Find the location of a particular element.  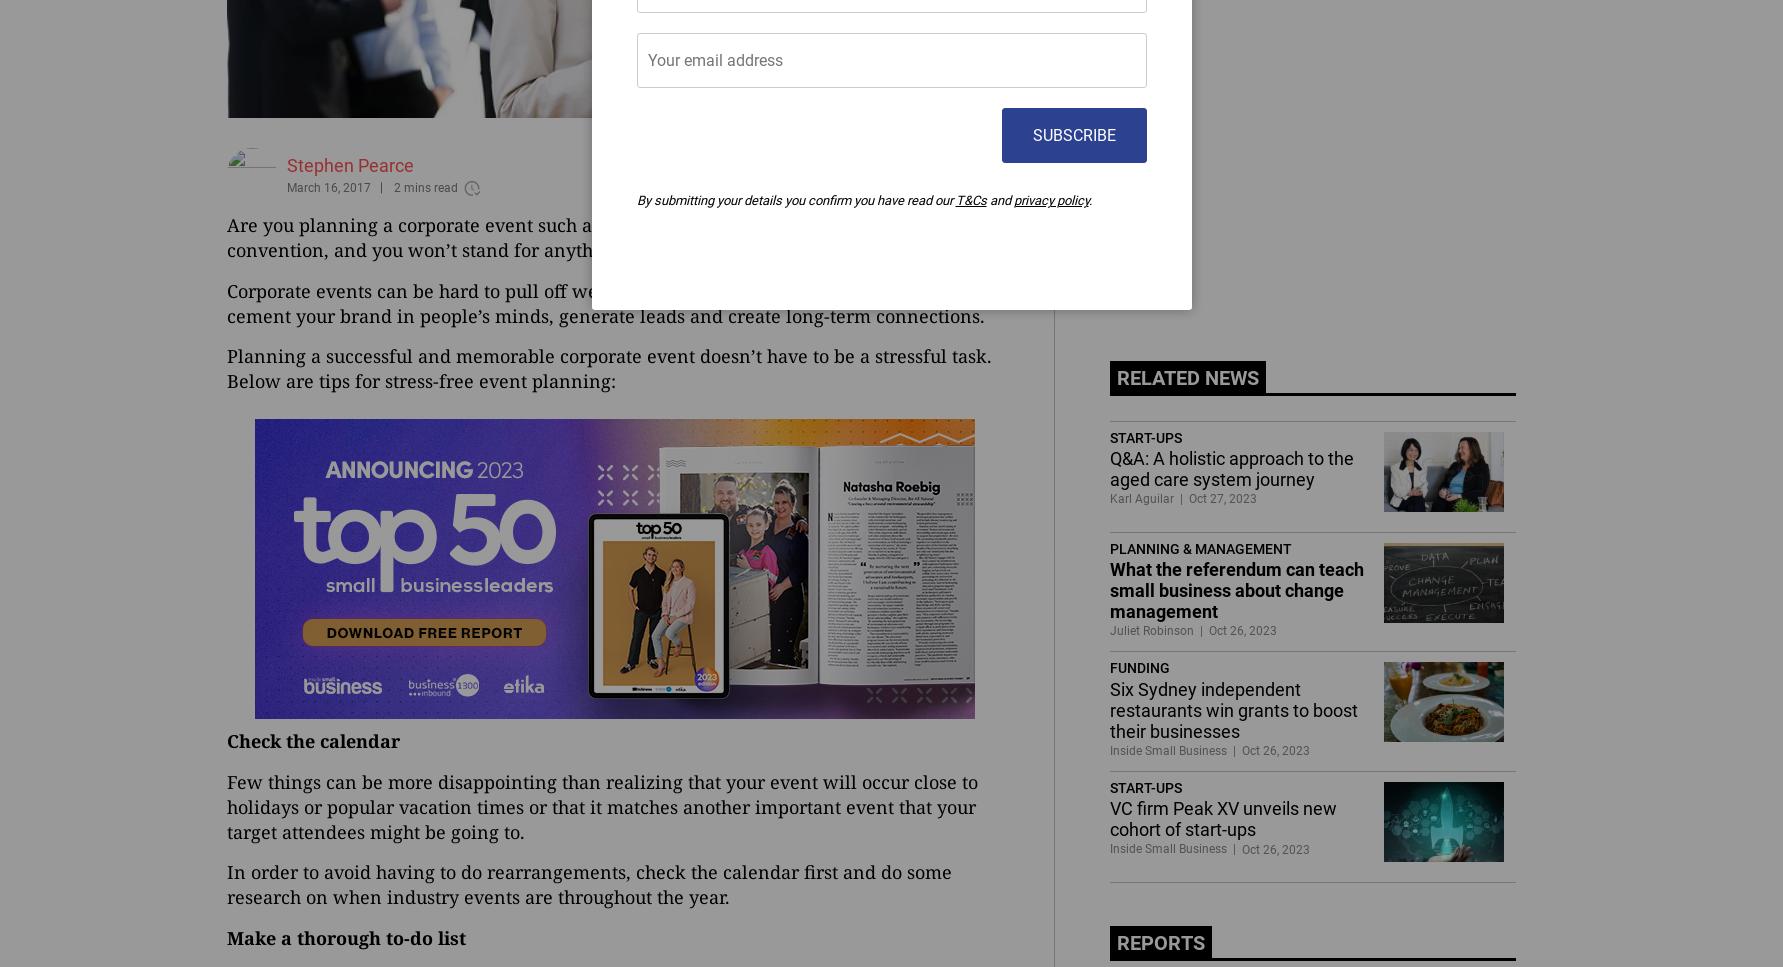

'March 16, 2017' is located at coordinates (327, 186).